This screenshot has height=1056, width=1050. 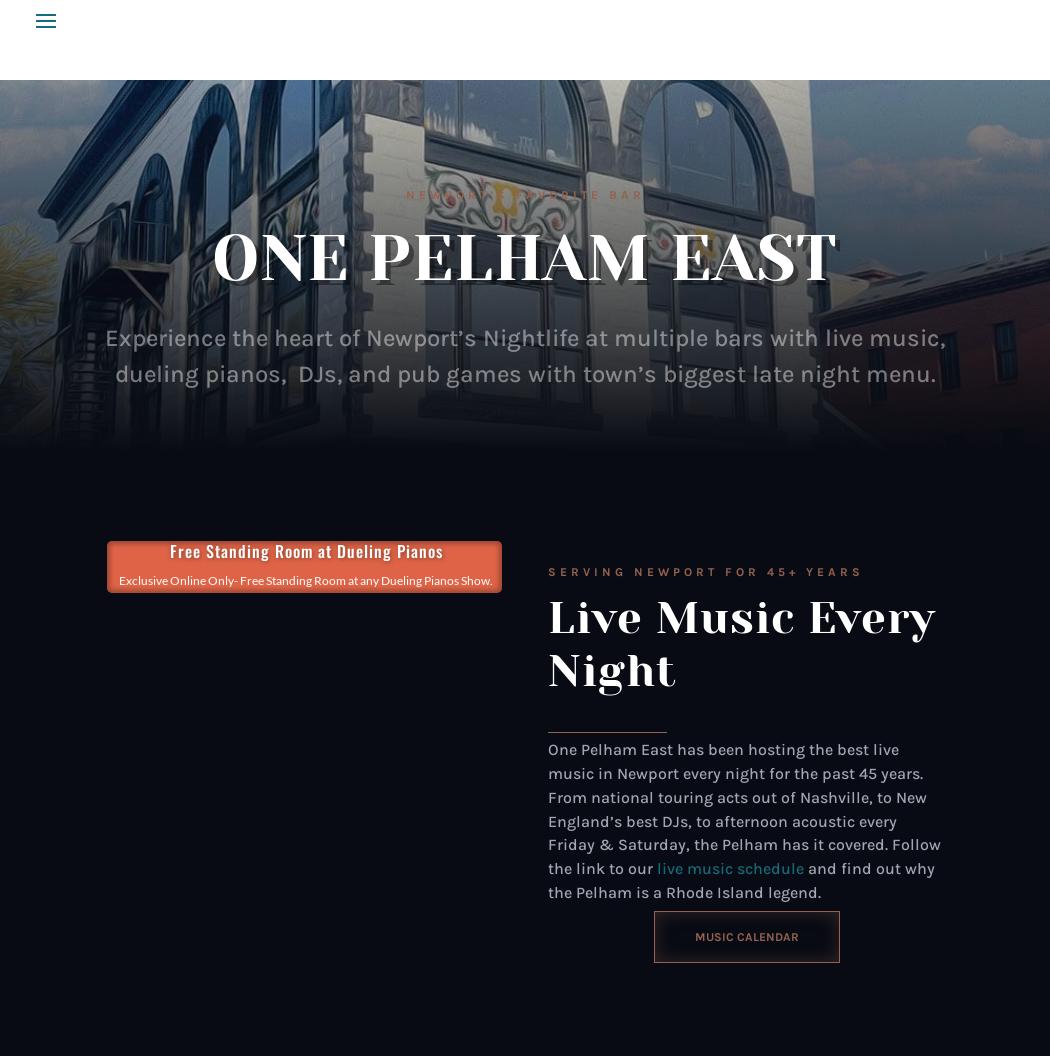 What do you see at coordinates (743, 809) in the screenshot?
I see `'One Pelham East has been hosting the best live music in Newport every night for the past 45 years. From national touring acts out of Nashville, to New England’s best DJs, to afternoon acoustic every Friday & Saturday, the Pelham has it covered. Follow the link to our'` at bounding box center [743, 809].